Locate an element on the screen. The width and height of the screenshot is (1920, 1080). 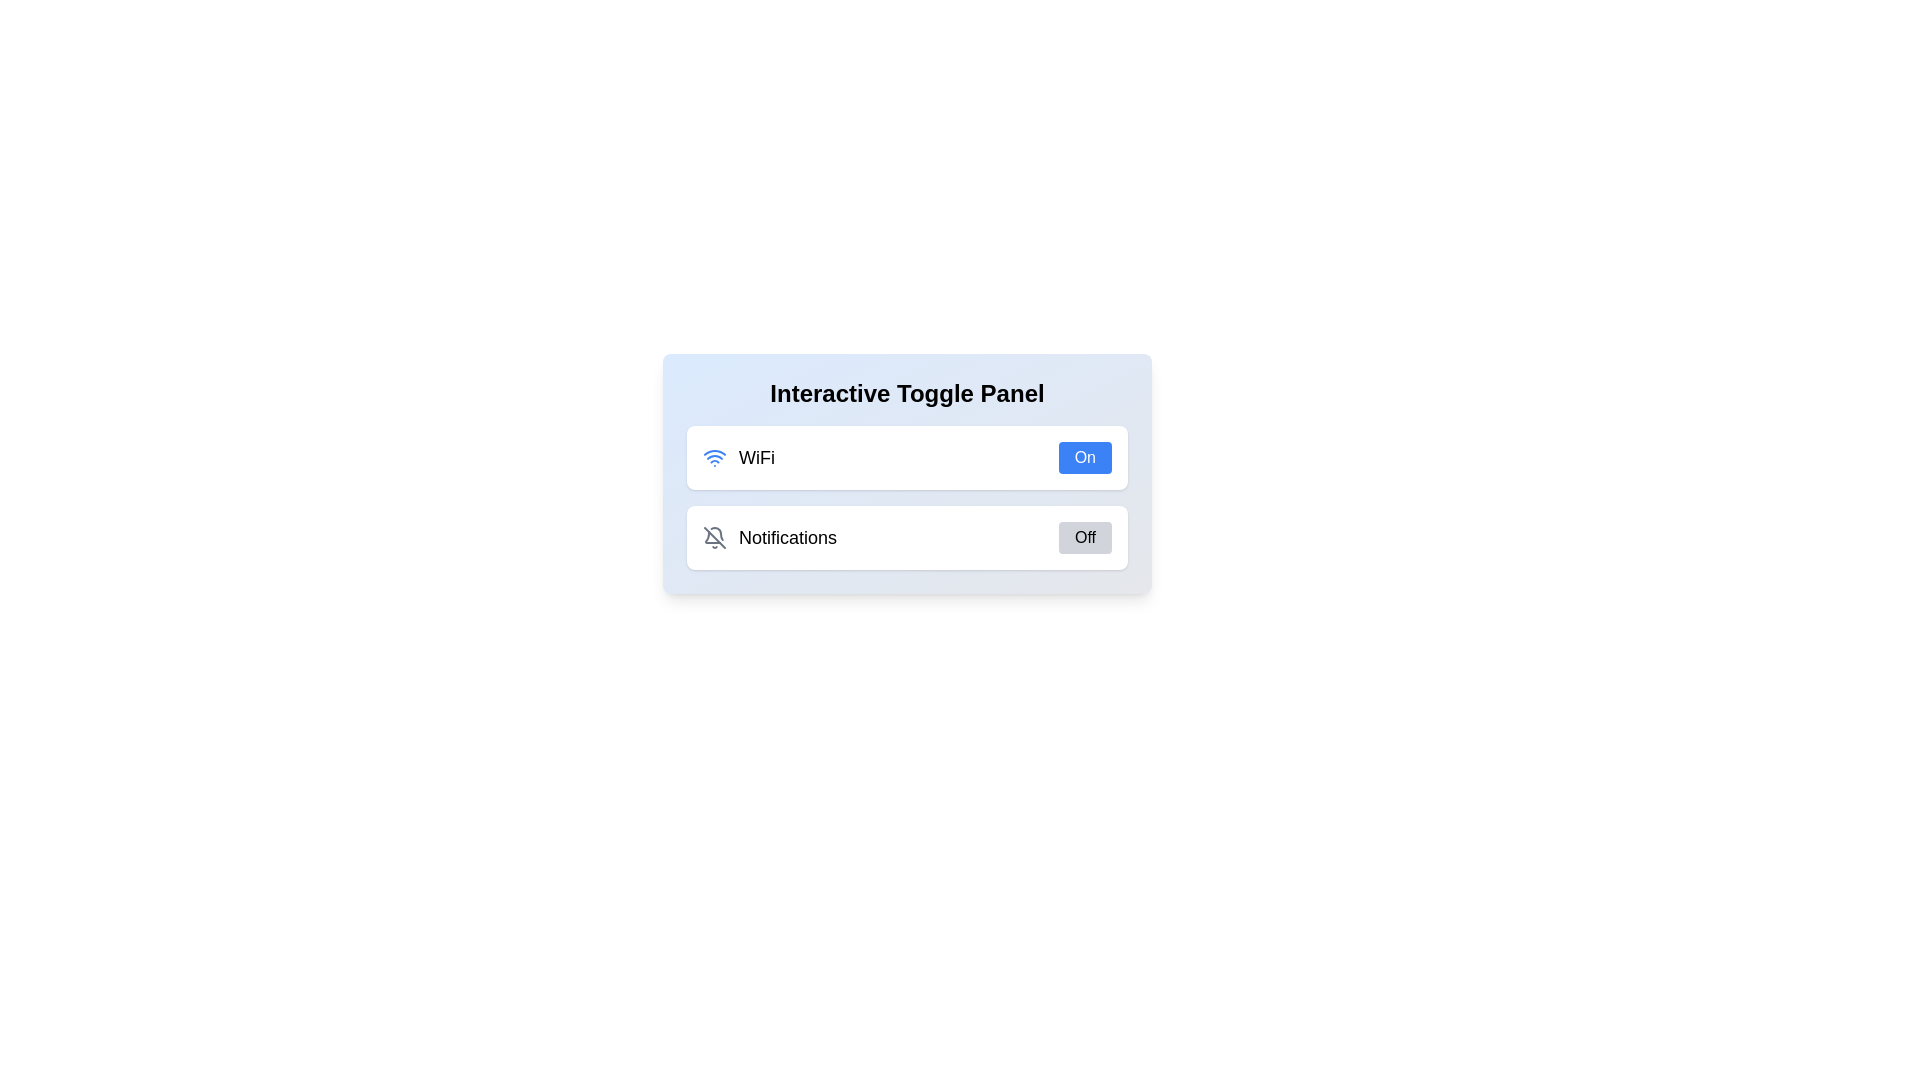
the WiFi toggle button to change its state is located at coordinates (1083, 458).